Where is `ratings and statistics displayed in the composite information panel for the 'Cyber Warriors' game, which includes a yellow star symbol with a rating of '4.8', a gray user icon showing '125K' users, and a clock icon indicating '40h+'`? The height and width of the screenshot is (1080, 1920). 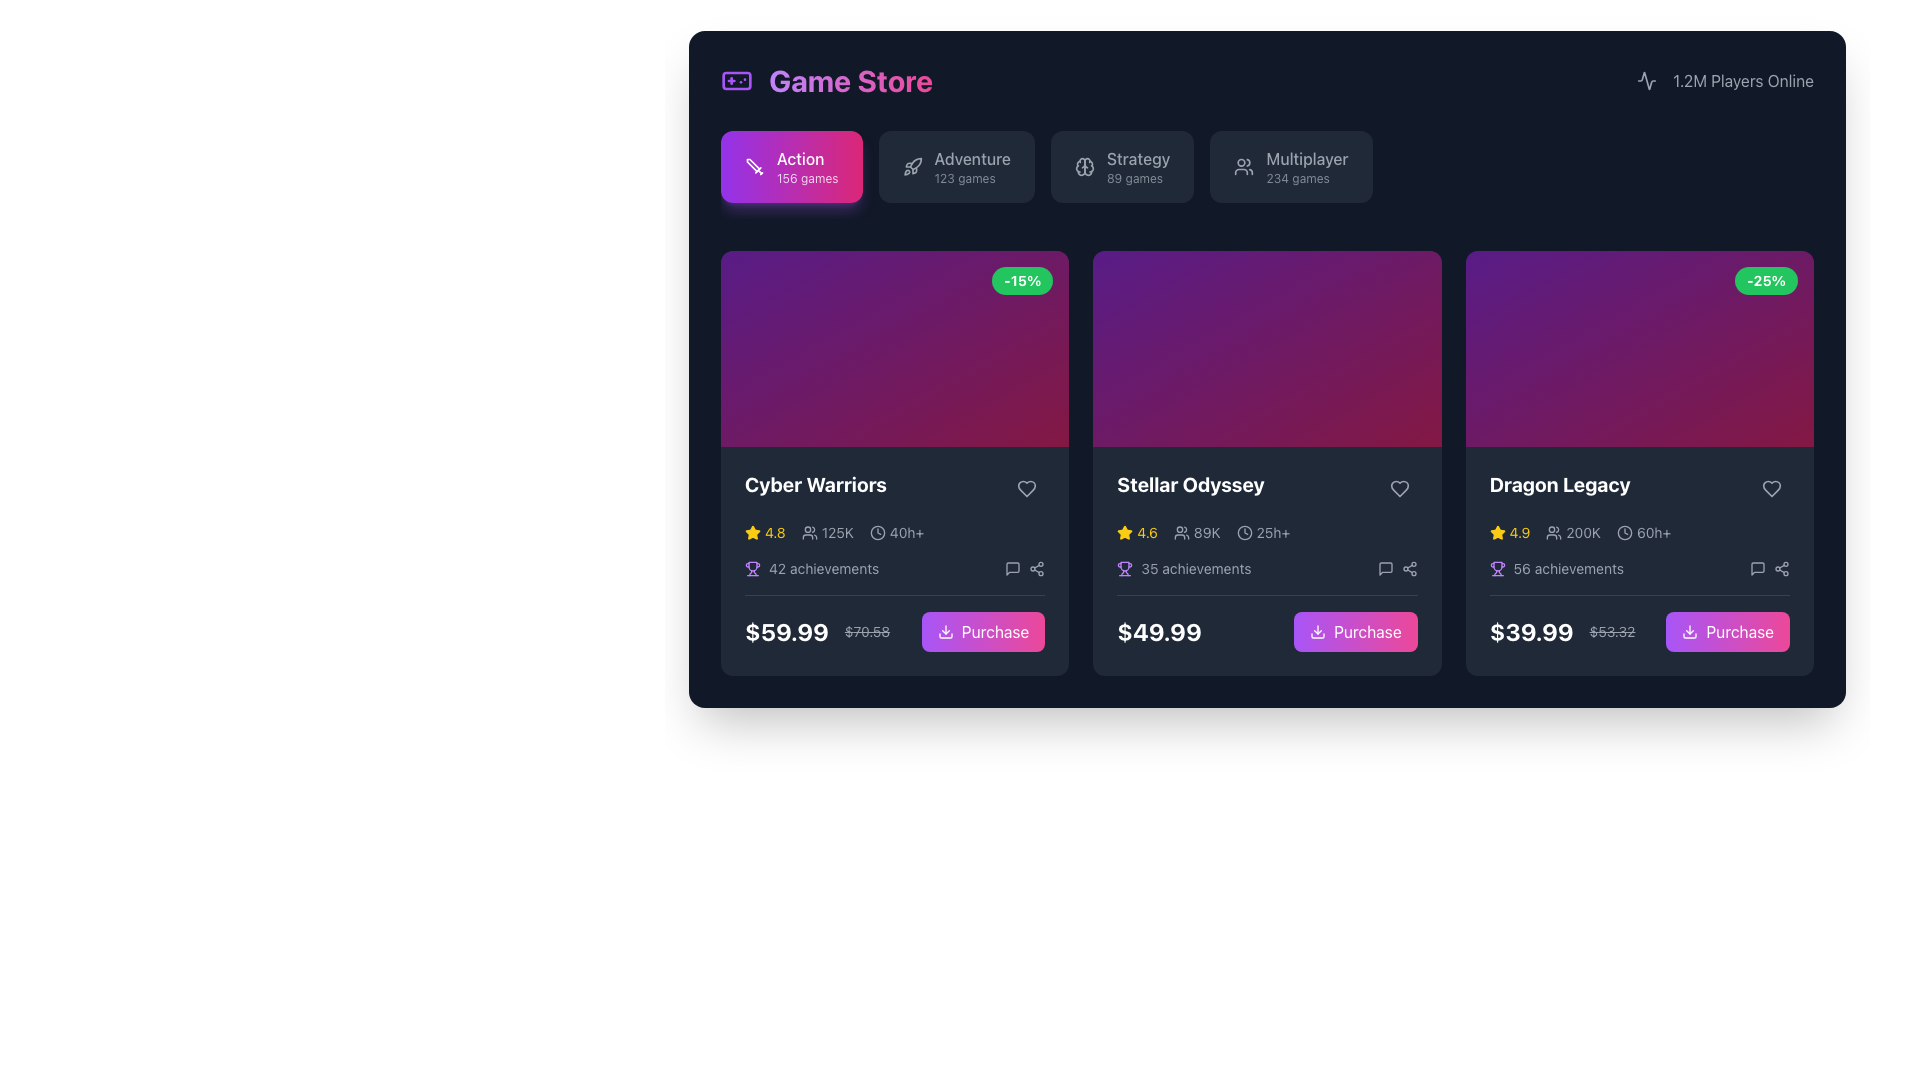 ratings and statistics displayed in the composite information panel for the 'Cyber Warriors' game, which includes a yellow star symbol with a rating of '4.8', a gray user icon showing '125K' users, and a clock icon indicating '40h+' is located at coordinates (894, 531).